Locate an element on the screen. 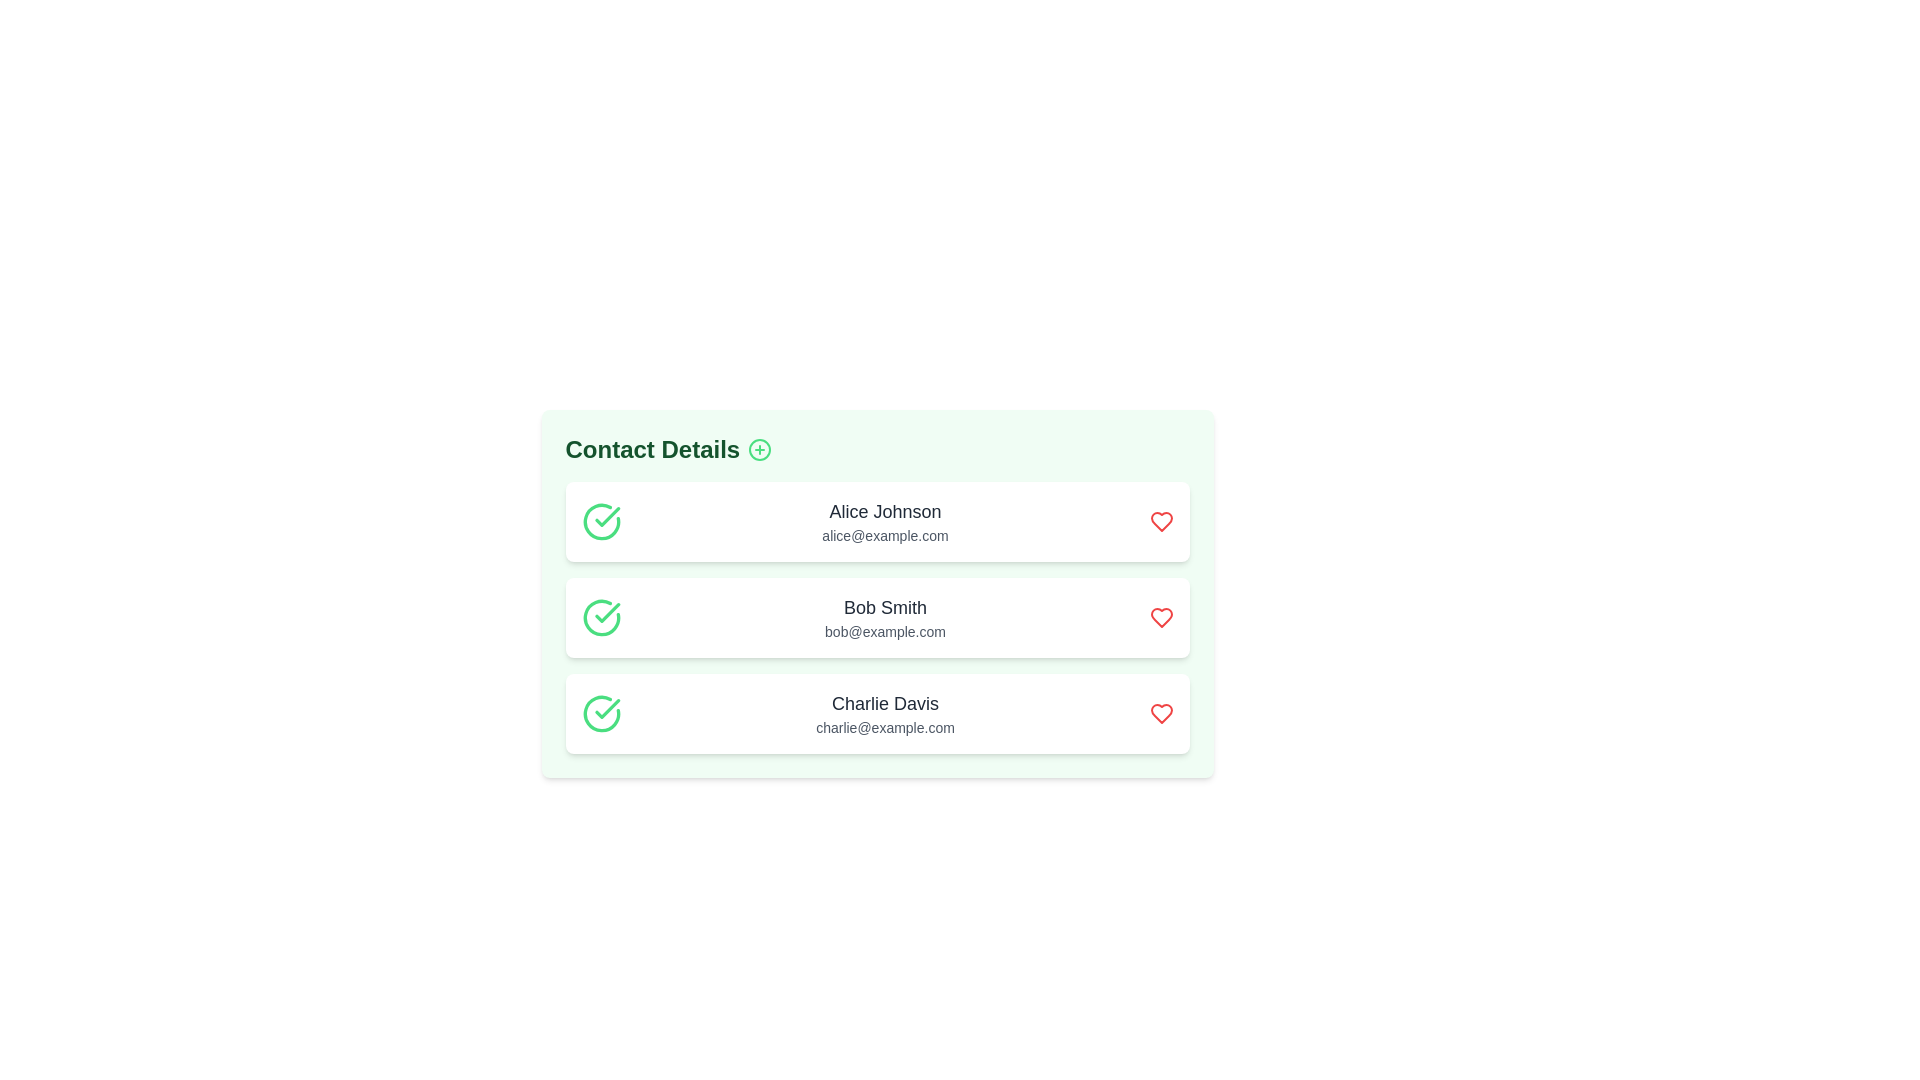 This screenshot has width=1920, height=1080. heart icon to favorite the contact Bob Smith is located at coordinates (1161, 616).